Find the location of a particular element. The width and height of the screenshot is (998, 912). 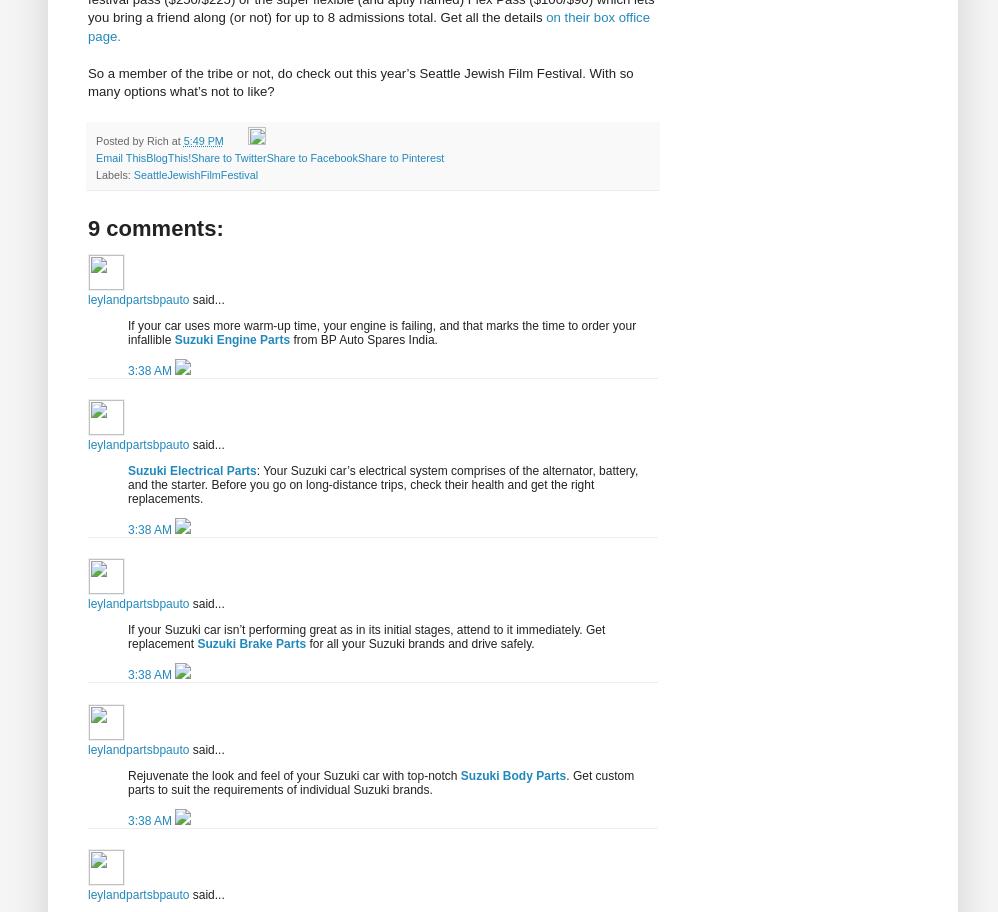

'Rejuvenate the look and feel of your Suzuki car with top-notch' is located at coordinates (293, 775).